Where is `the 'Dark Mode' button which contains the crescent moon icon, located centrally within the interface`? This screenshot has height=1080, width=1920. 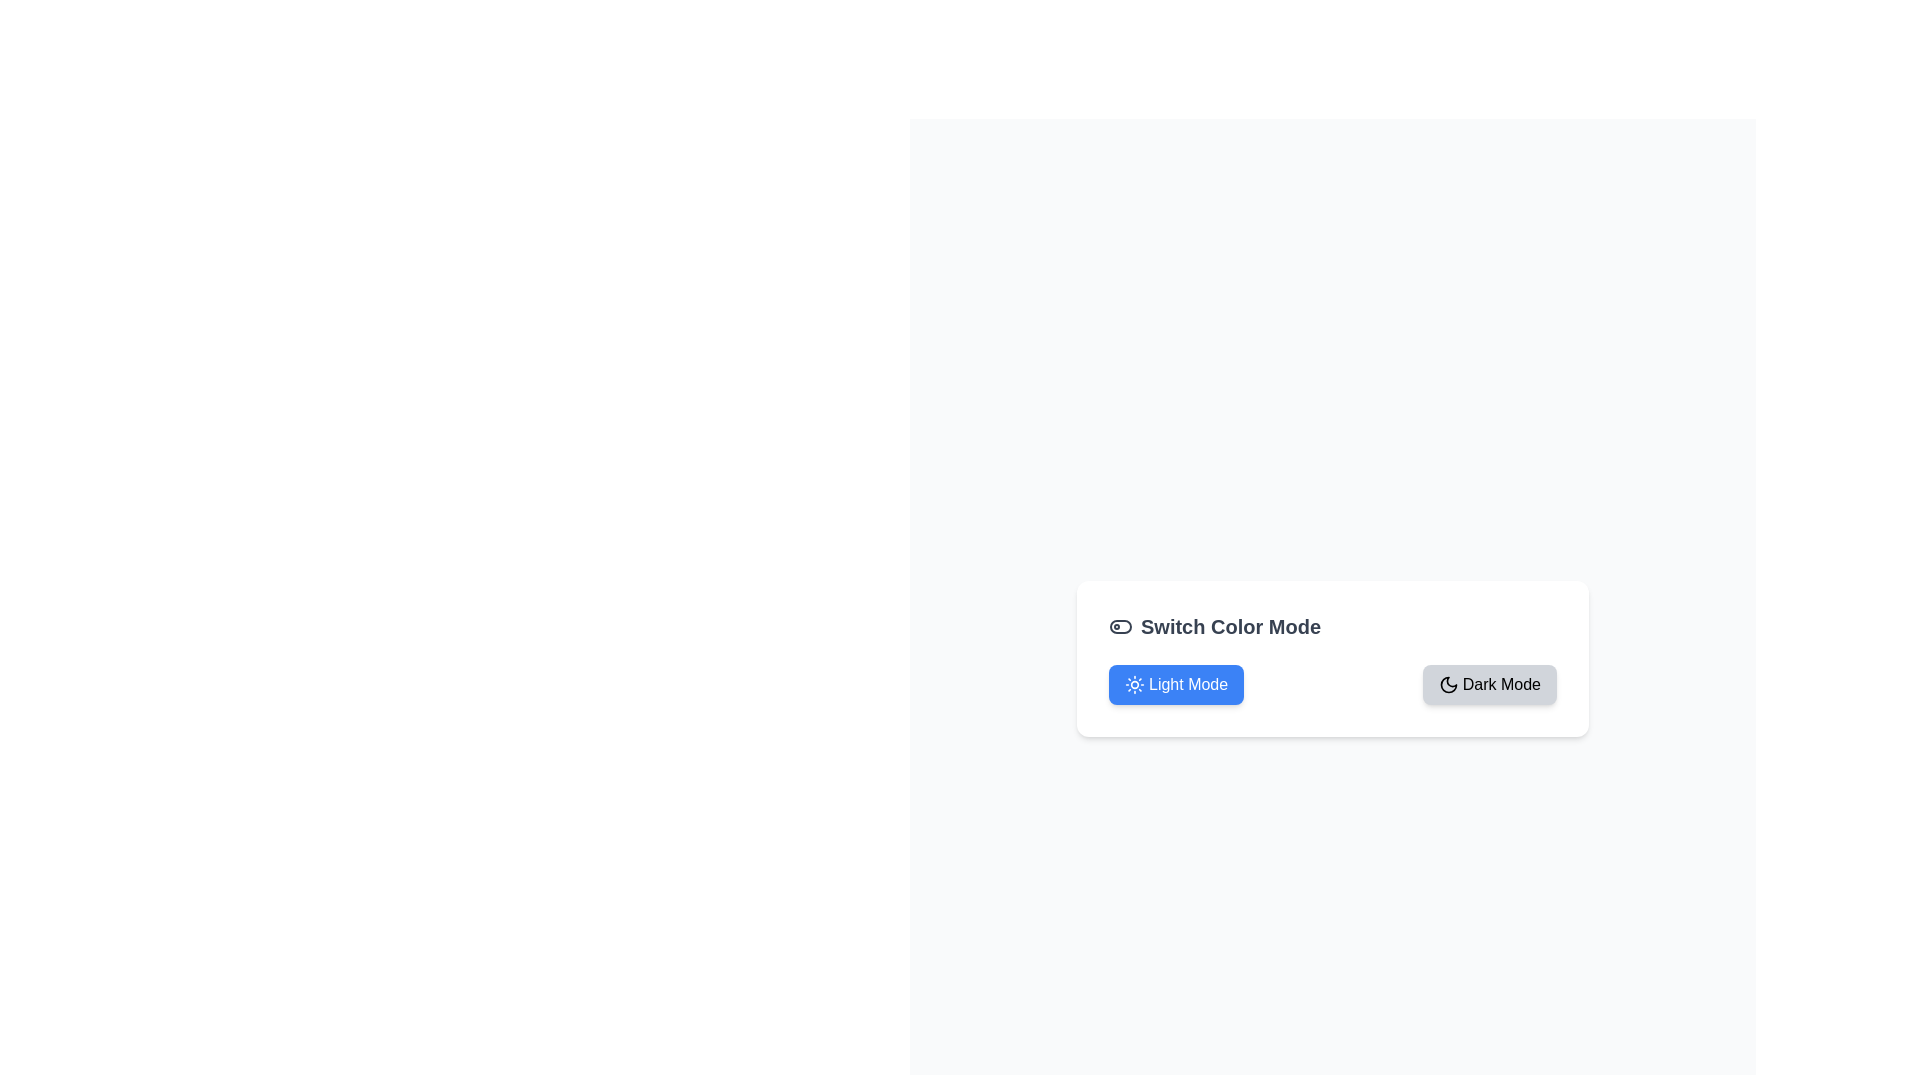 the 'Dark Mode' button which contains the crescent moon icon, located centrally within the interface is located at coordinates (1448, 684).